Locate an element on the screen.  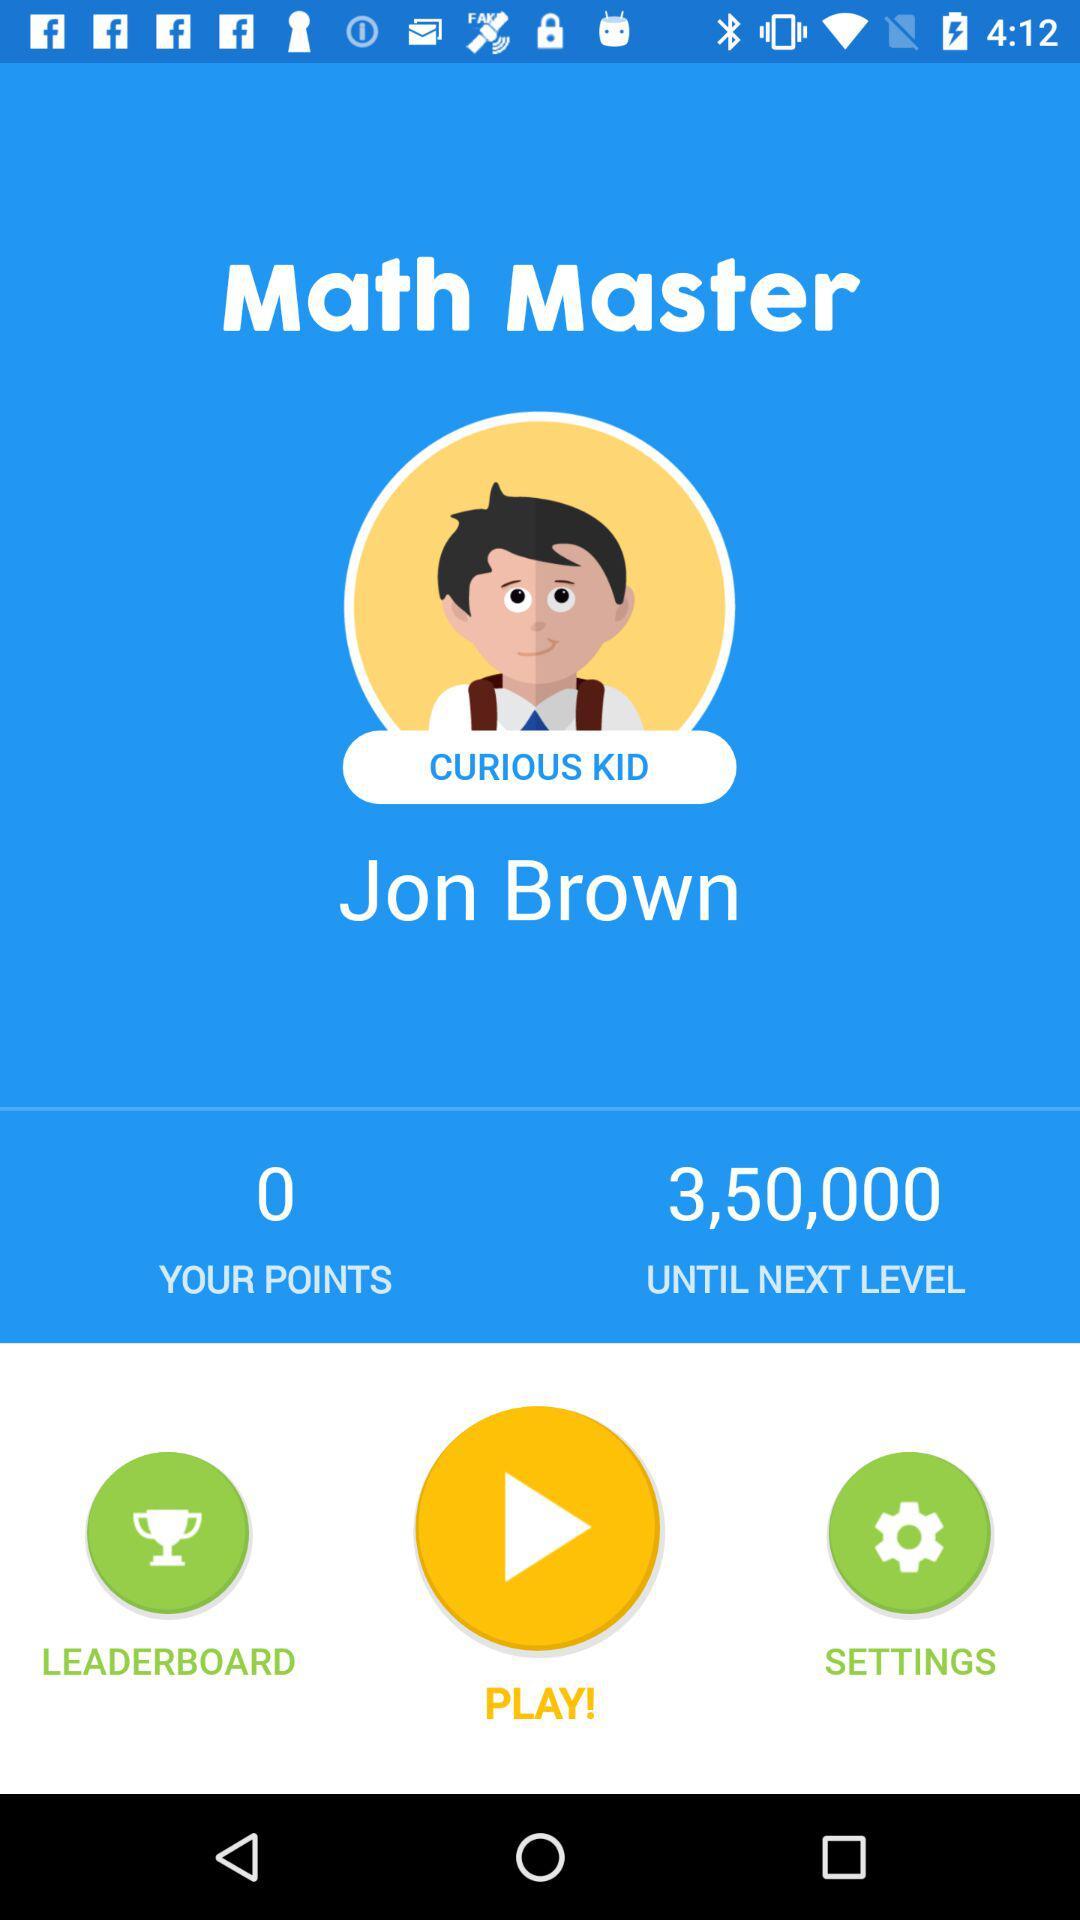
begin the game is located at coordinates (538, 1531).